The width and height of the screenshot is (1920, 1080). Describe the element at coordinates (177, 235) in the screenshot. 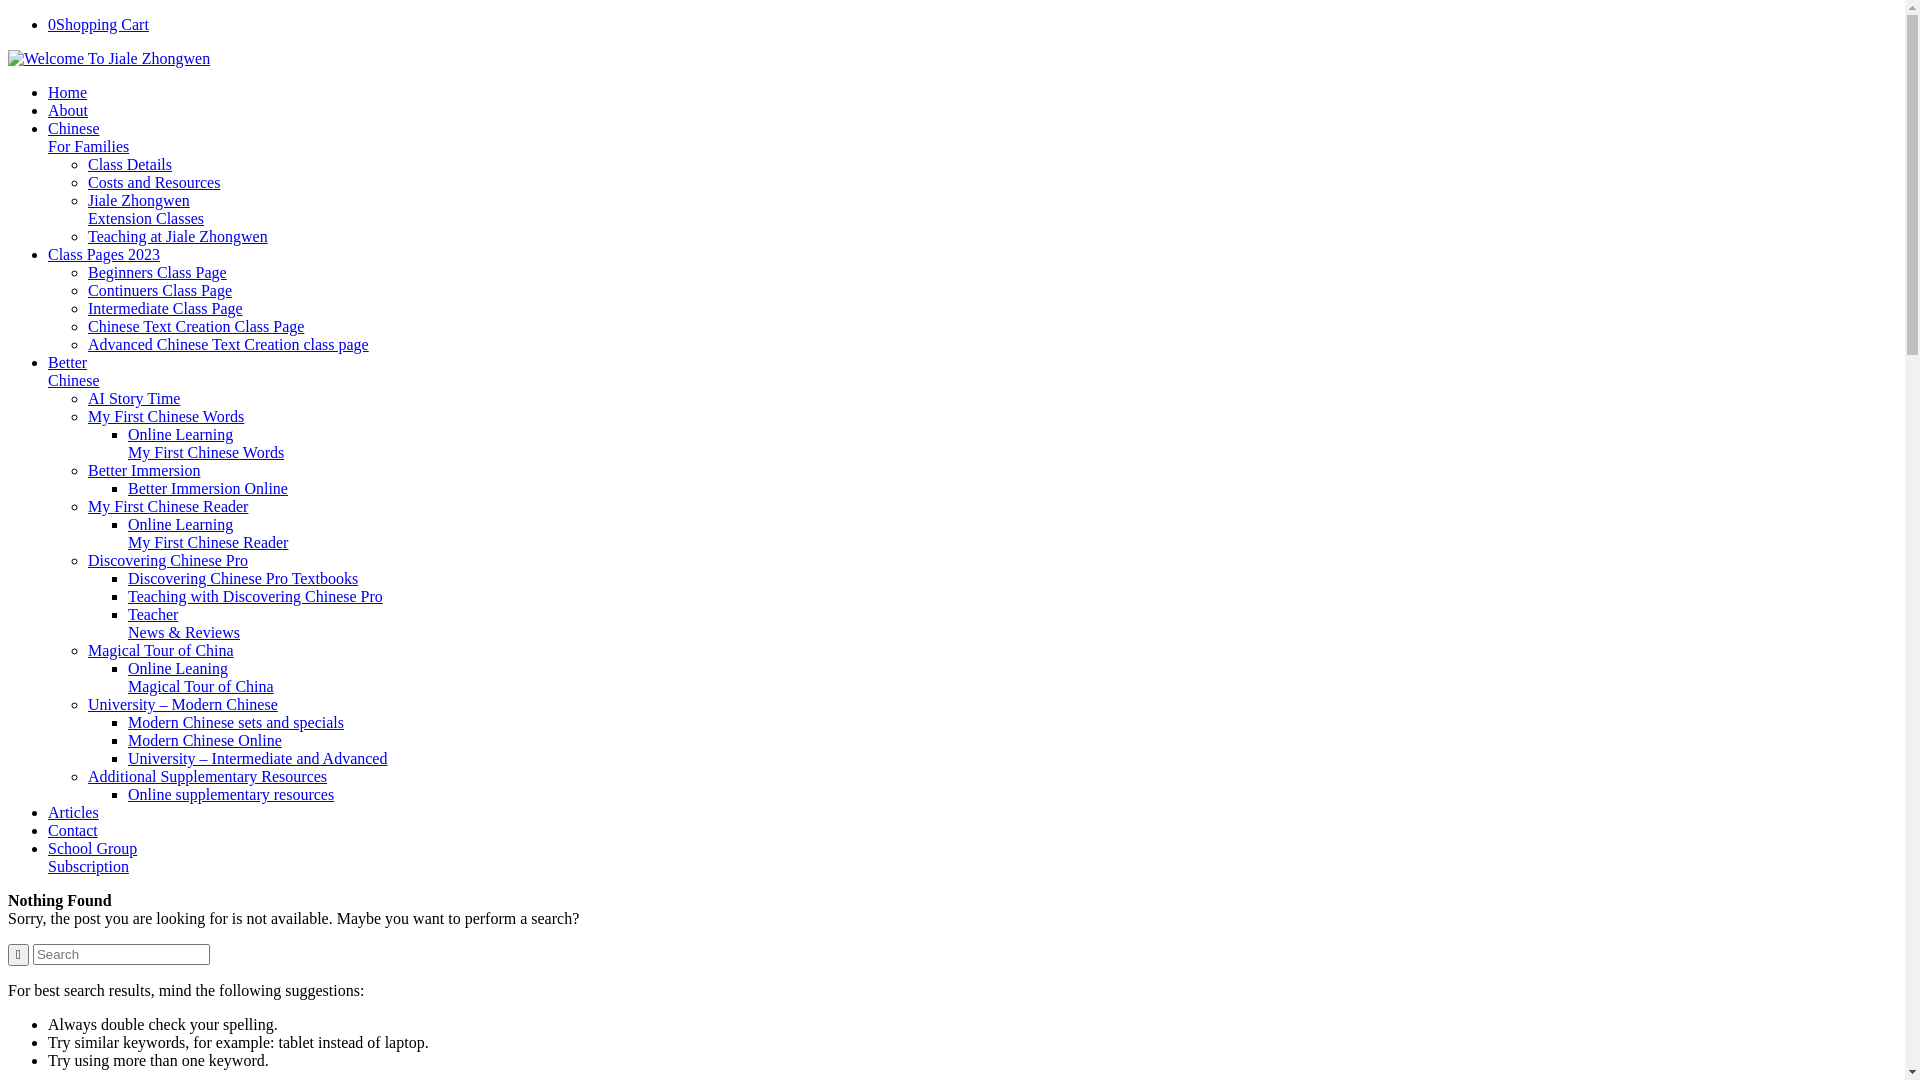

I see `'Teaching at Jiale Zhongwen'` at that location.